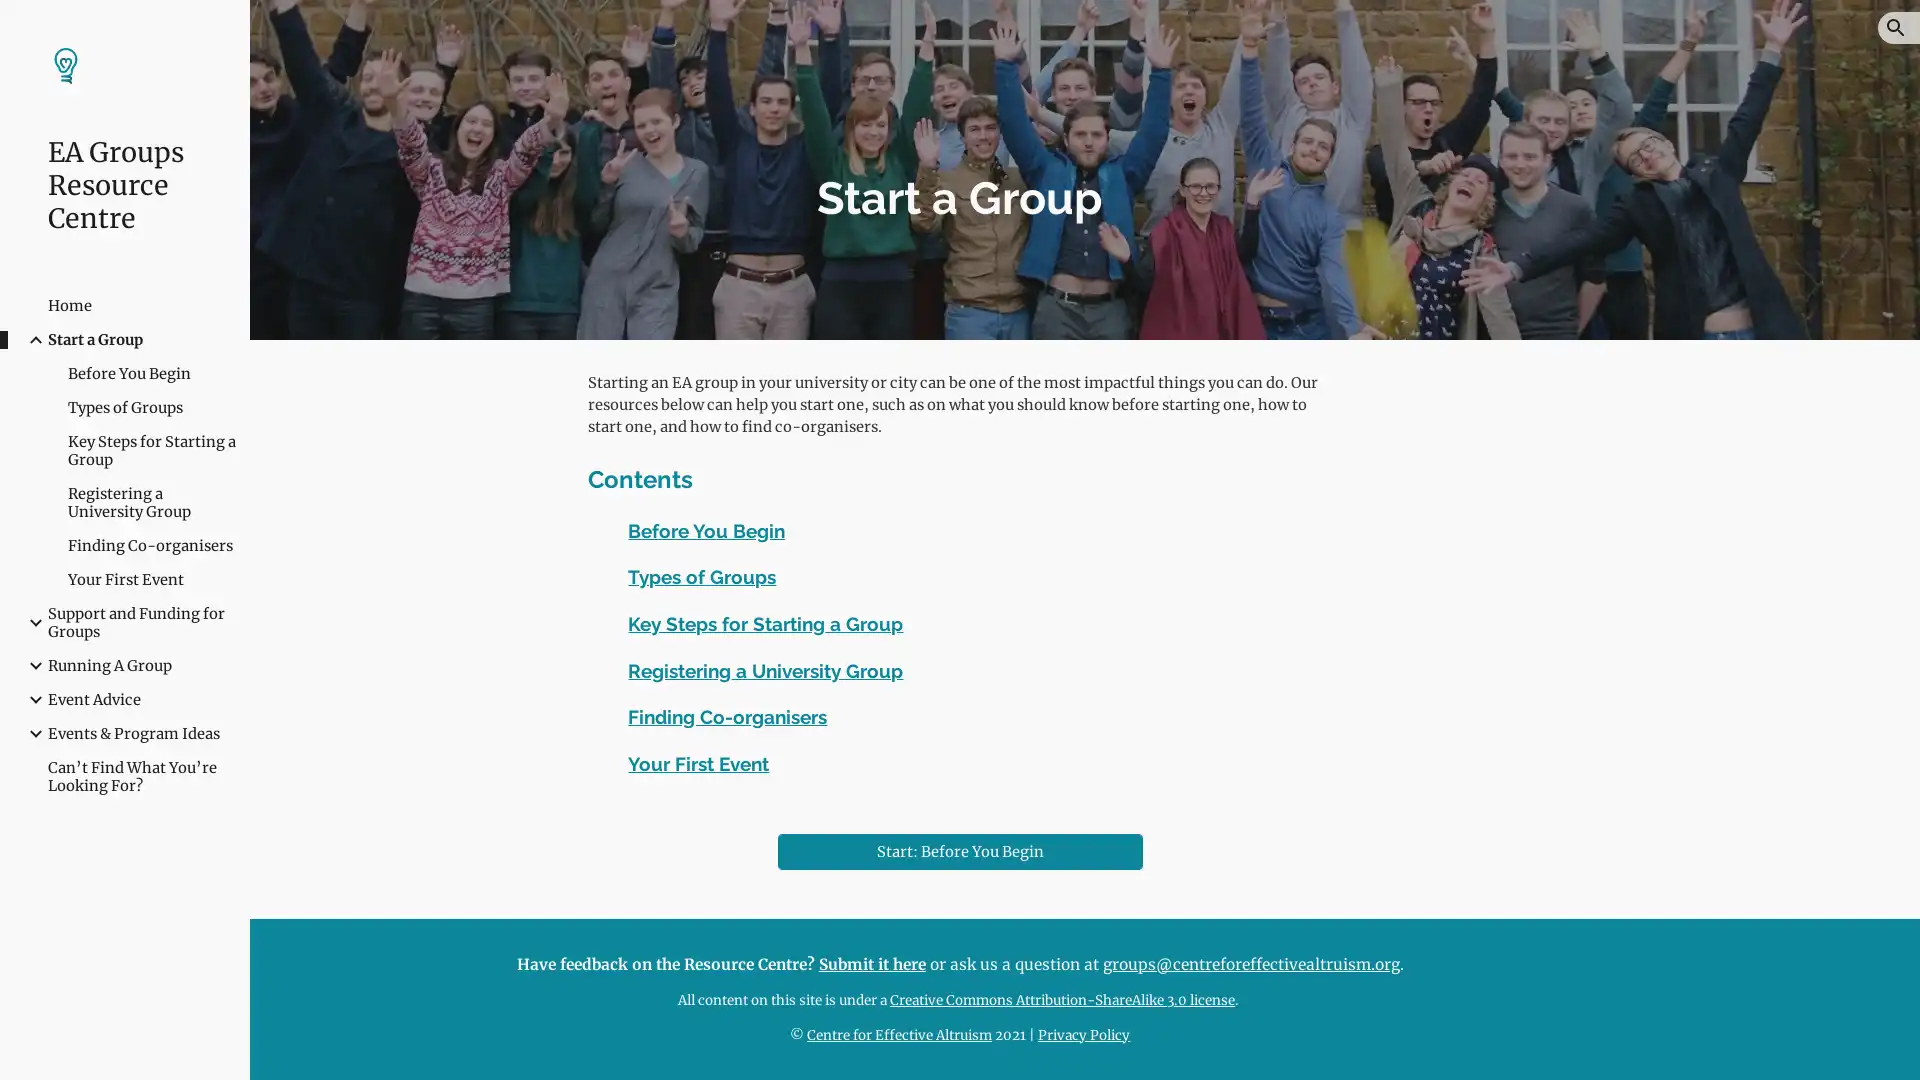  I want to click on Report abuse, so click(406, 1044).